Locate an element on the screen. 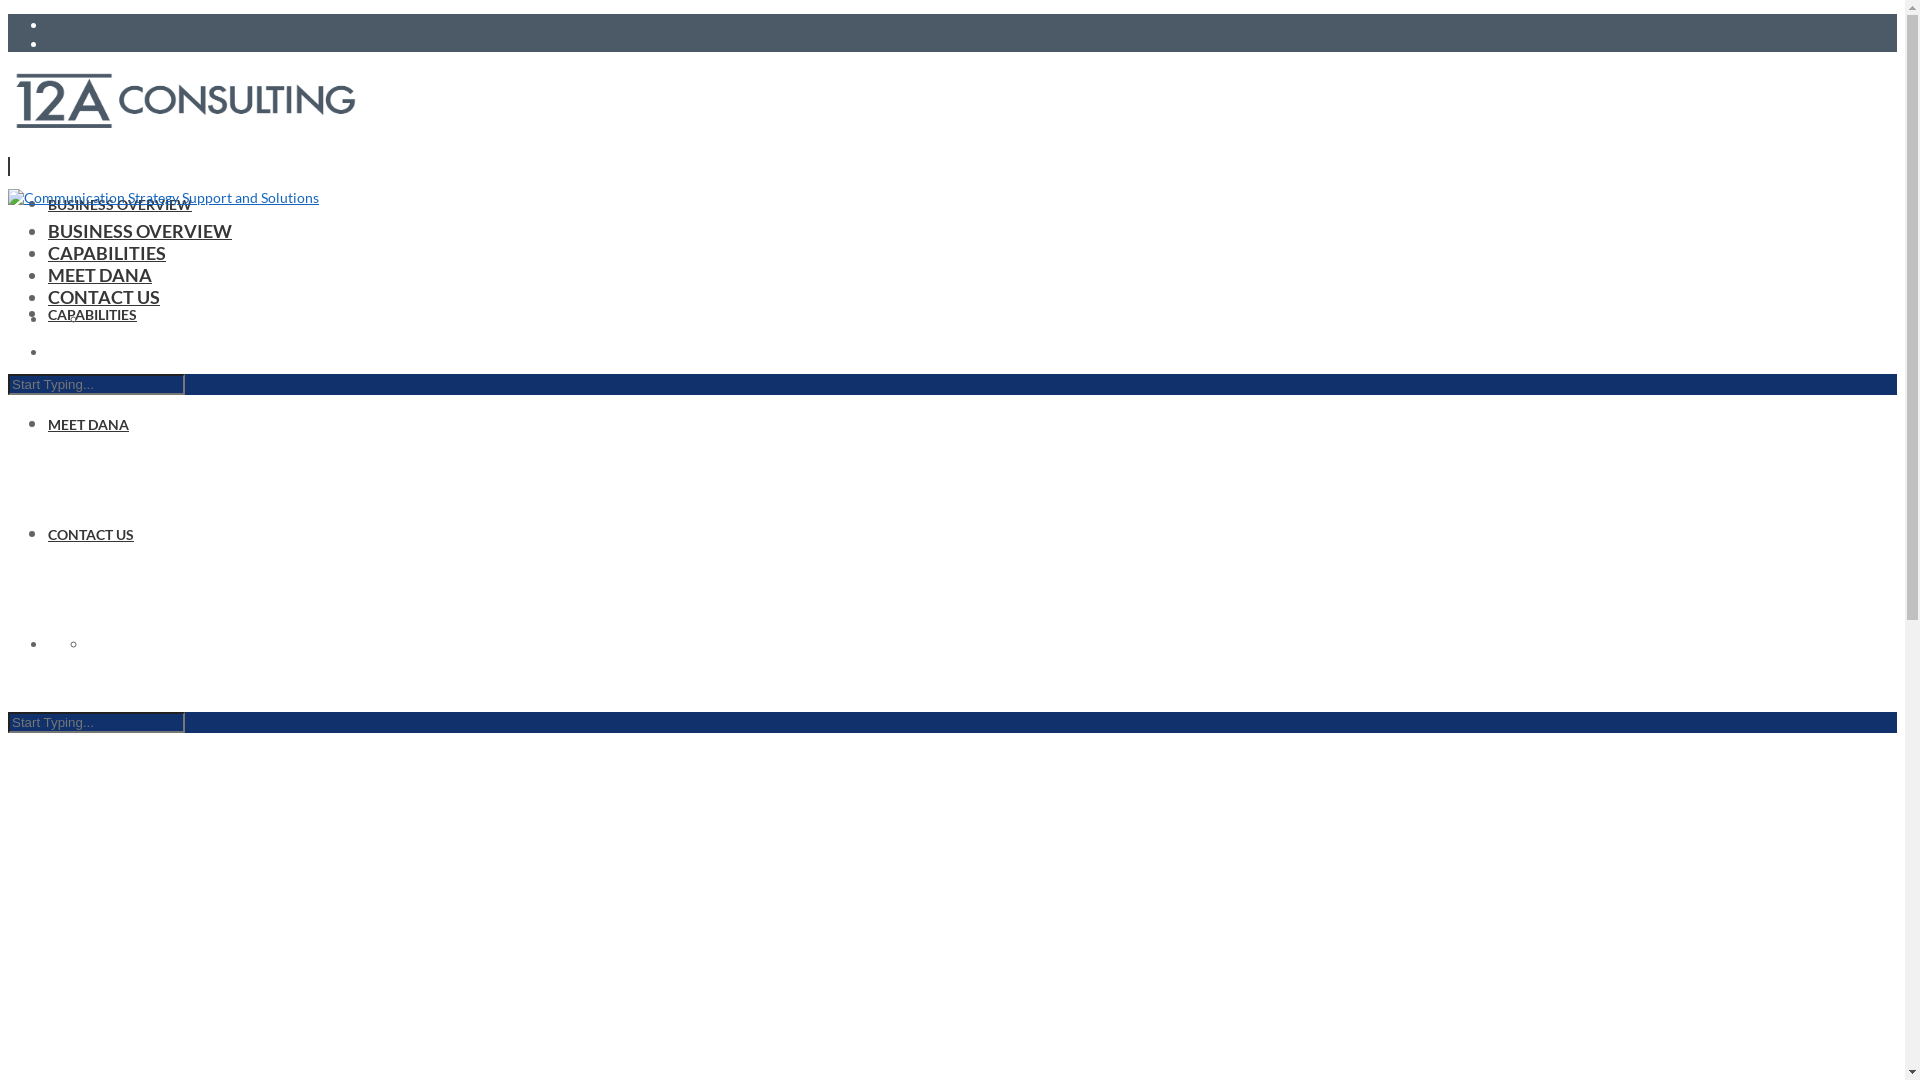 Image resolution: width=1920 pixels, height=1080 pixels. 'CONTACT US' is located at coordinates (48, 297).